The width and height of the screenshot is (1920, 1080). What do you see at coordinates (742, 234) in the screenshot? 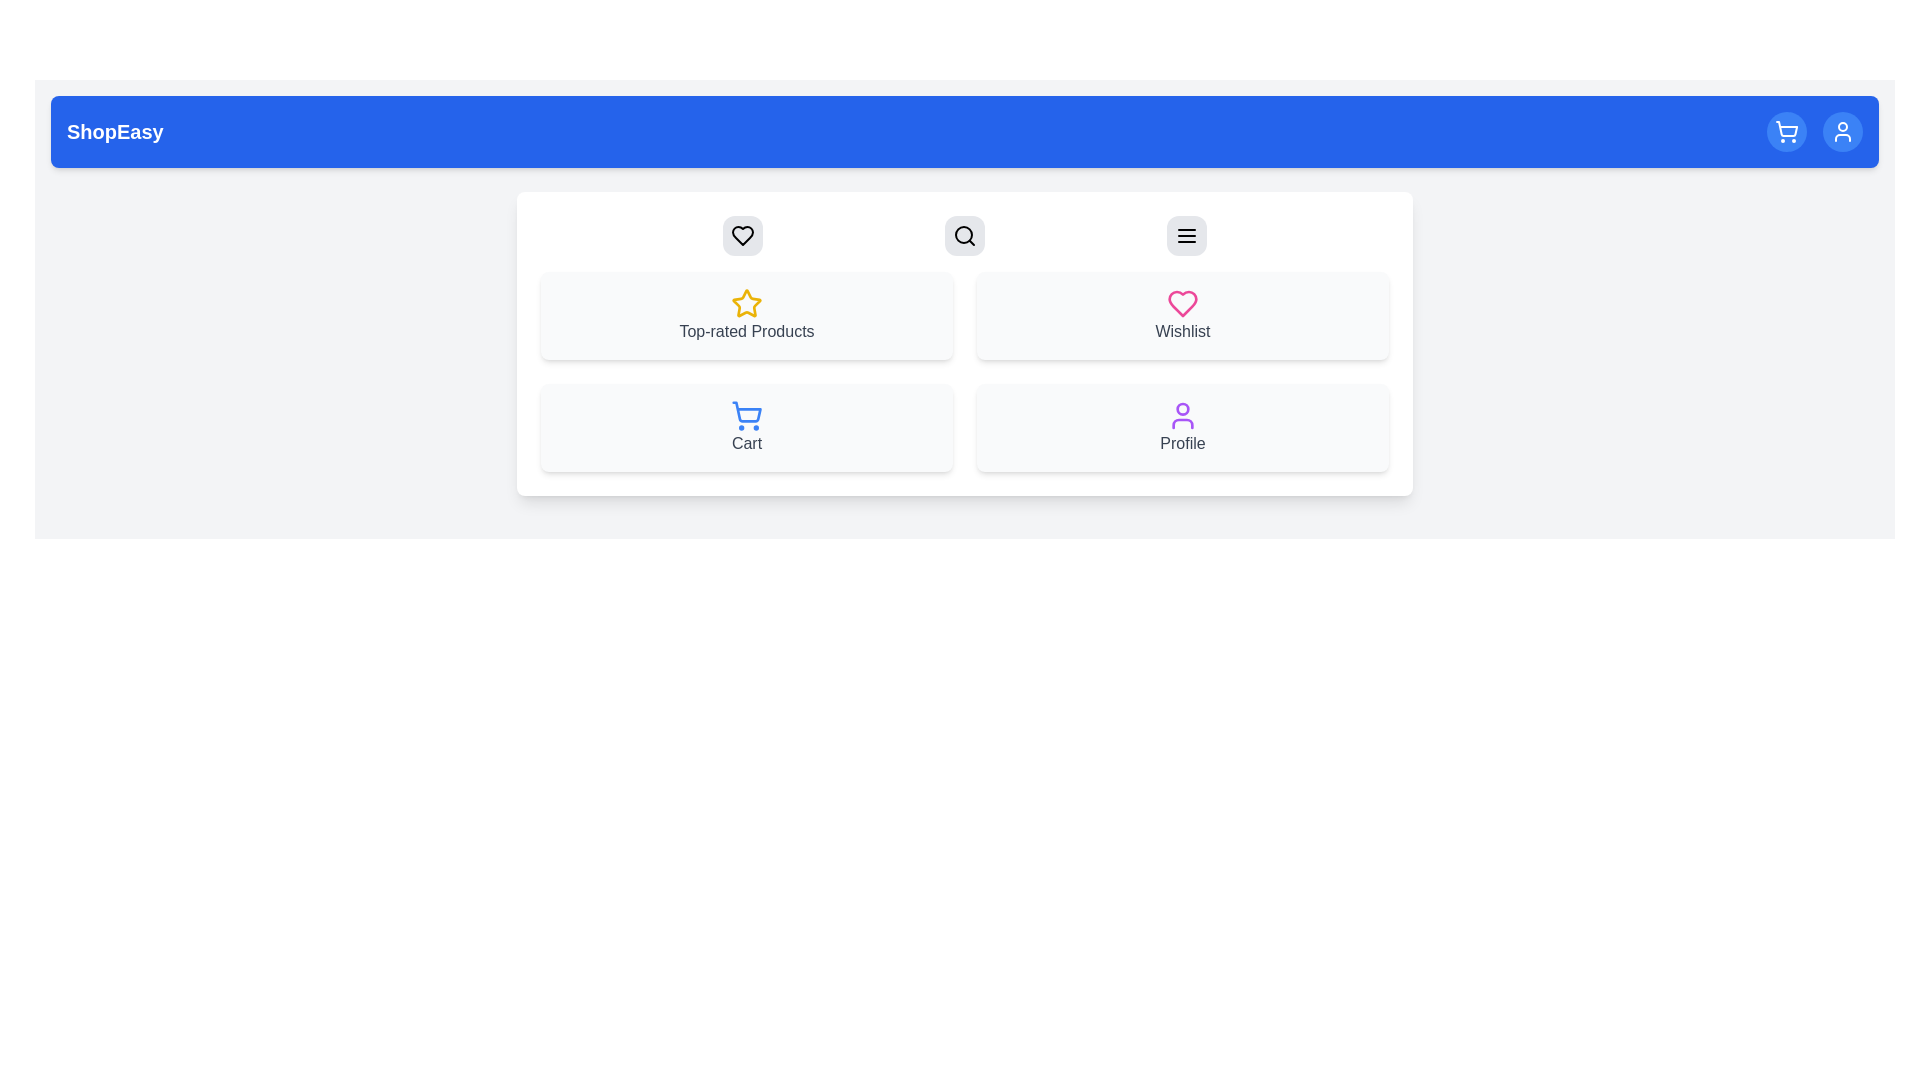
I see `the 'favorite' button, which is the first button in a row of three, located under the blue header, to observe the style change` at bounding box center [742, 234].